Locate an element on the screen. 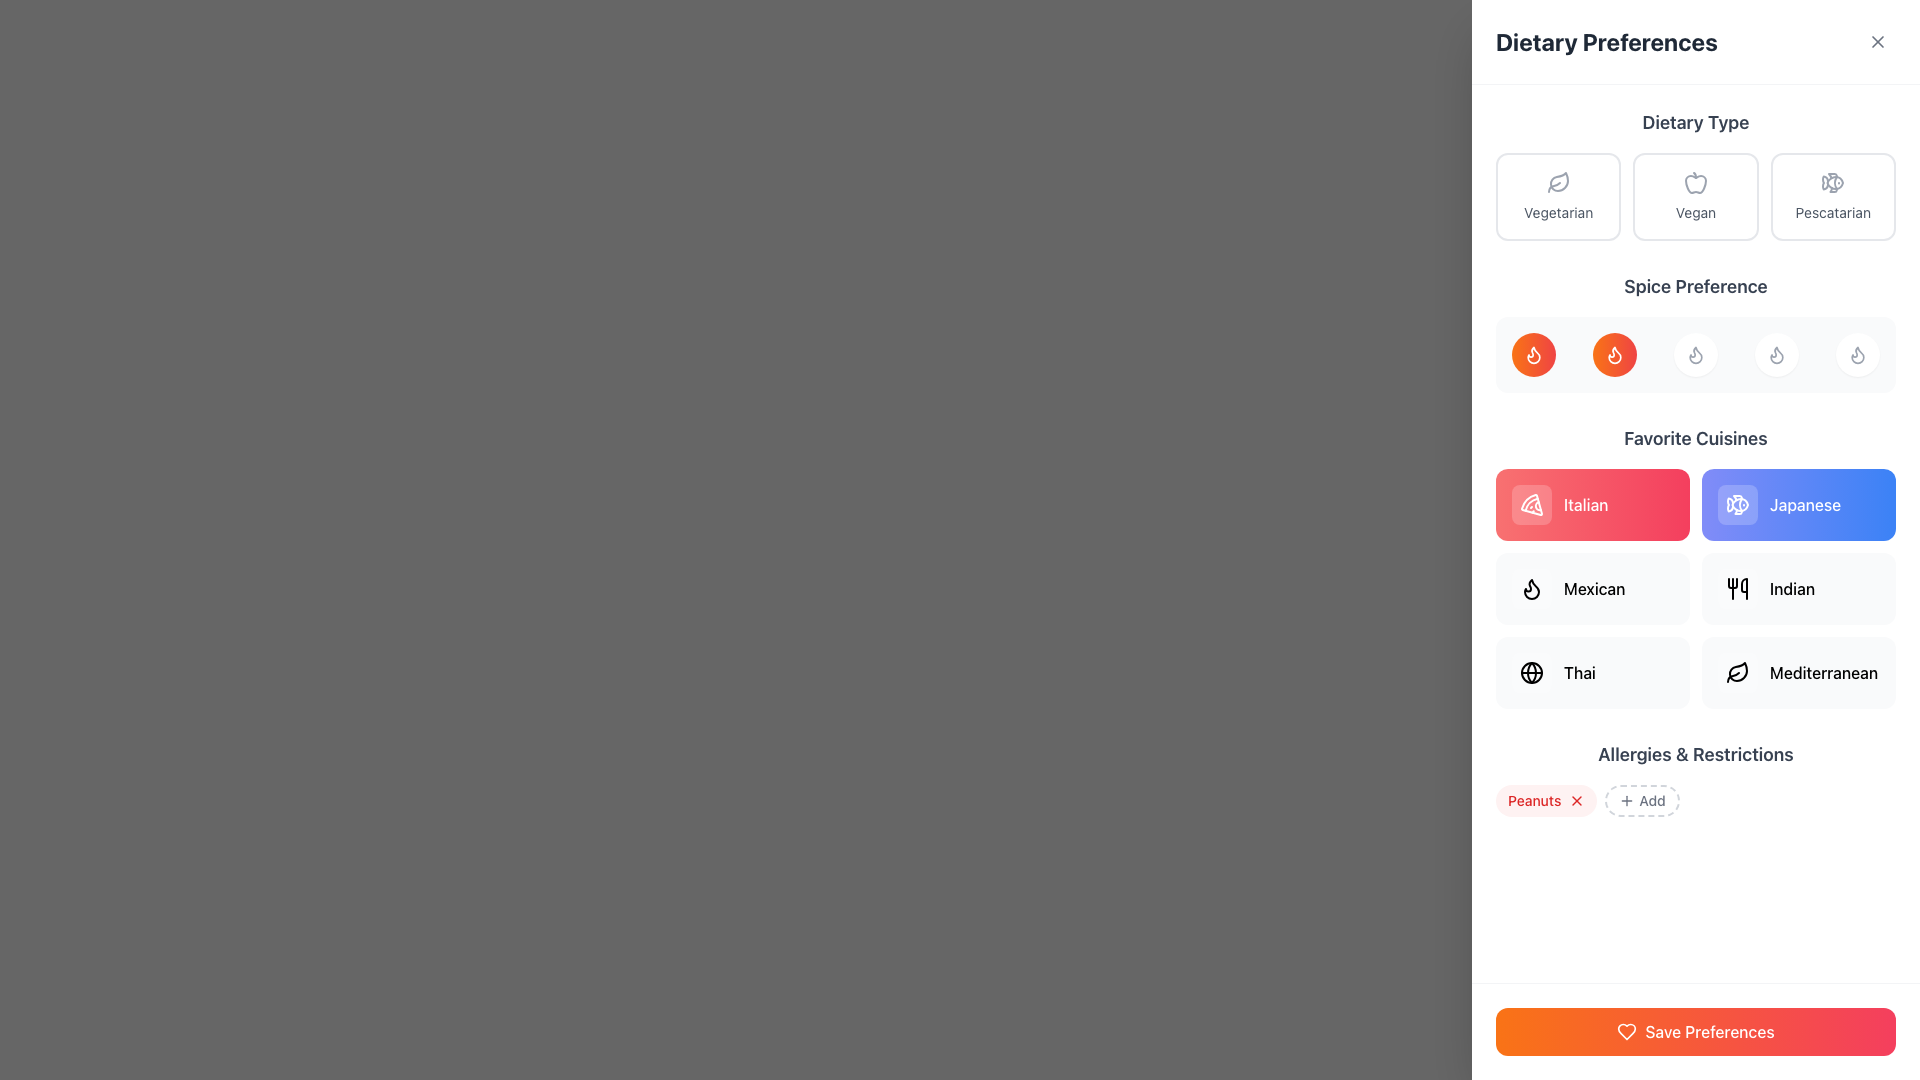 The height and width of the screenshot is (1080, 1920). the interactive circular button representing level 2 of spiciness is located at coordinates (1614, 353).